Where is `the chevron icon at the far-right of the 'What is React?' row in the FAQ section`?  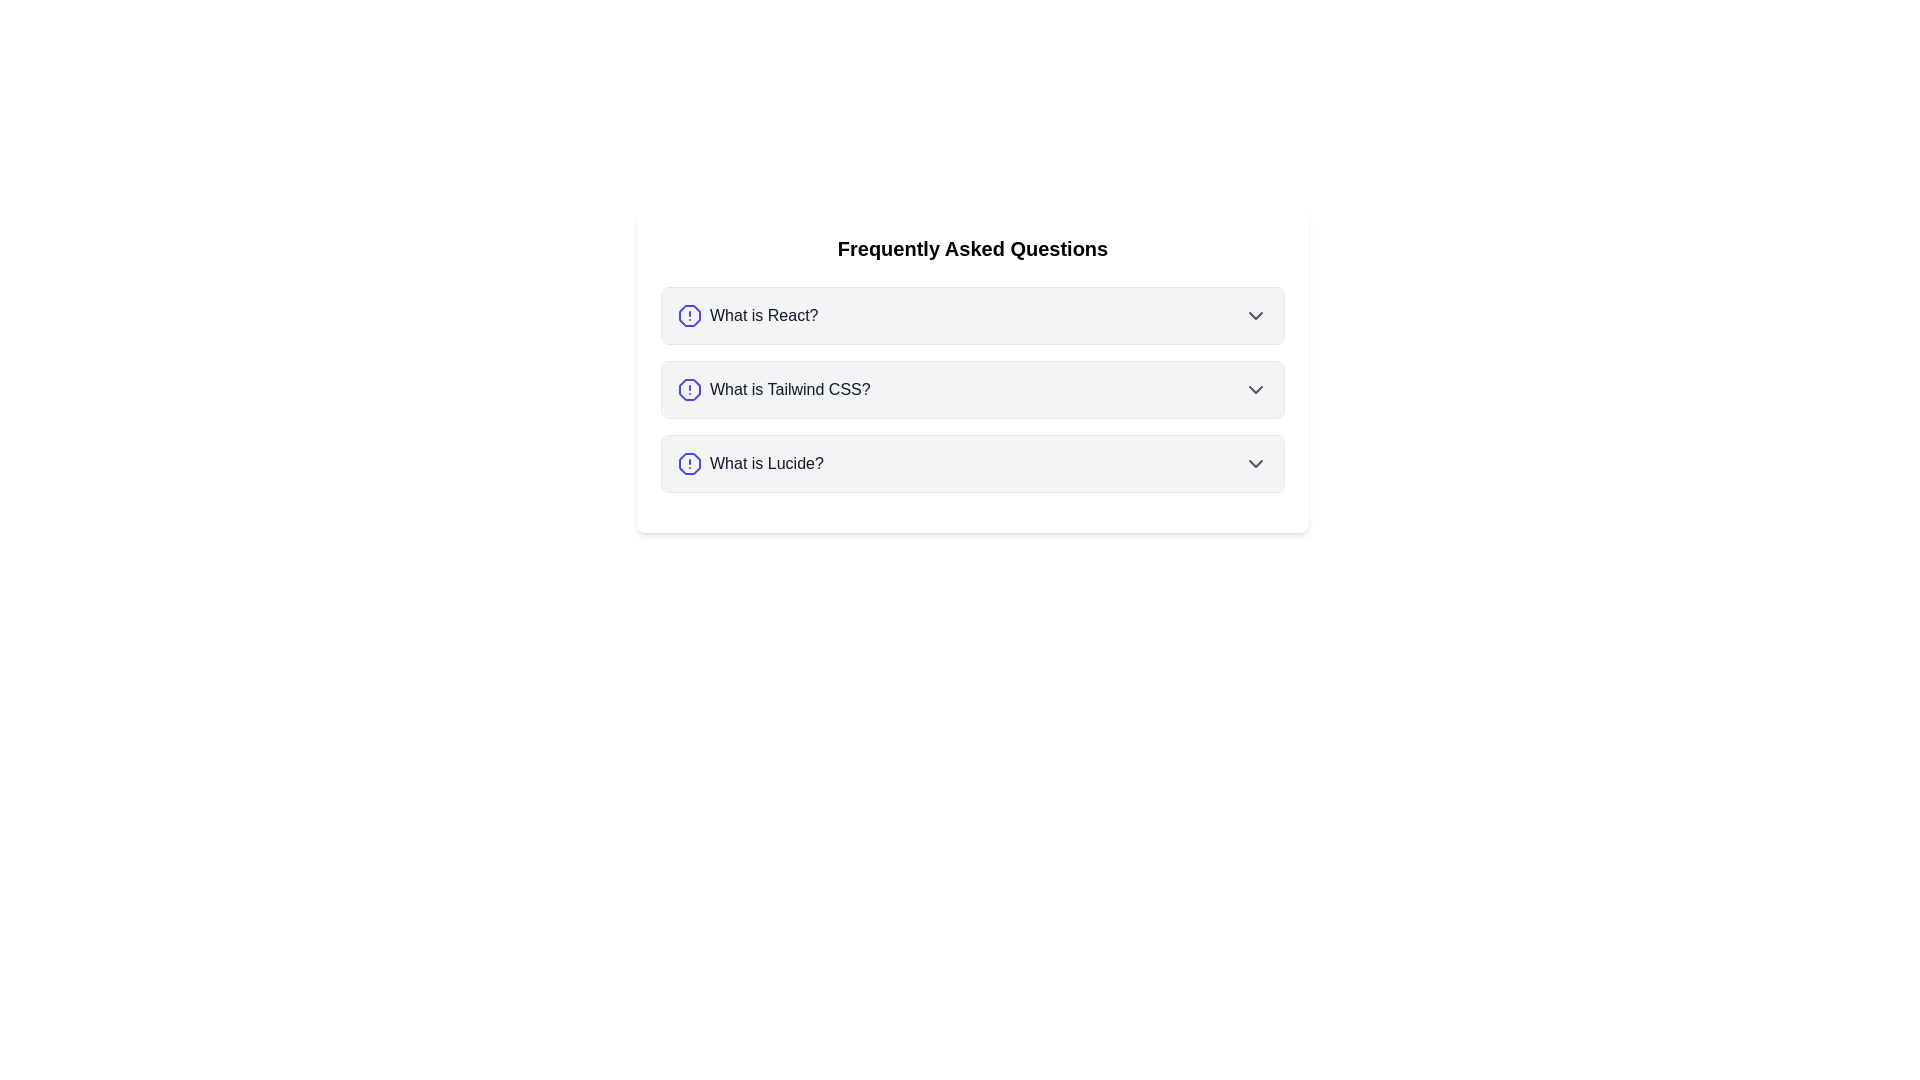 the chevron icon at the far-right of the 'What is React?' row in the FAQ section is located at coordinates (1255, 315).